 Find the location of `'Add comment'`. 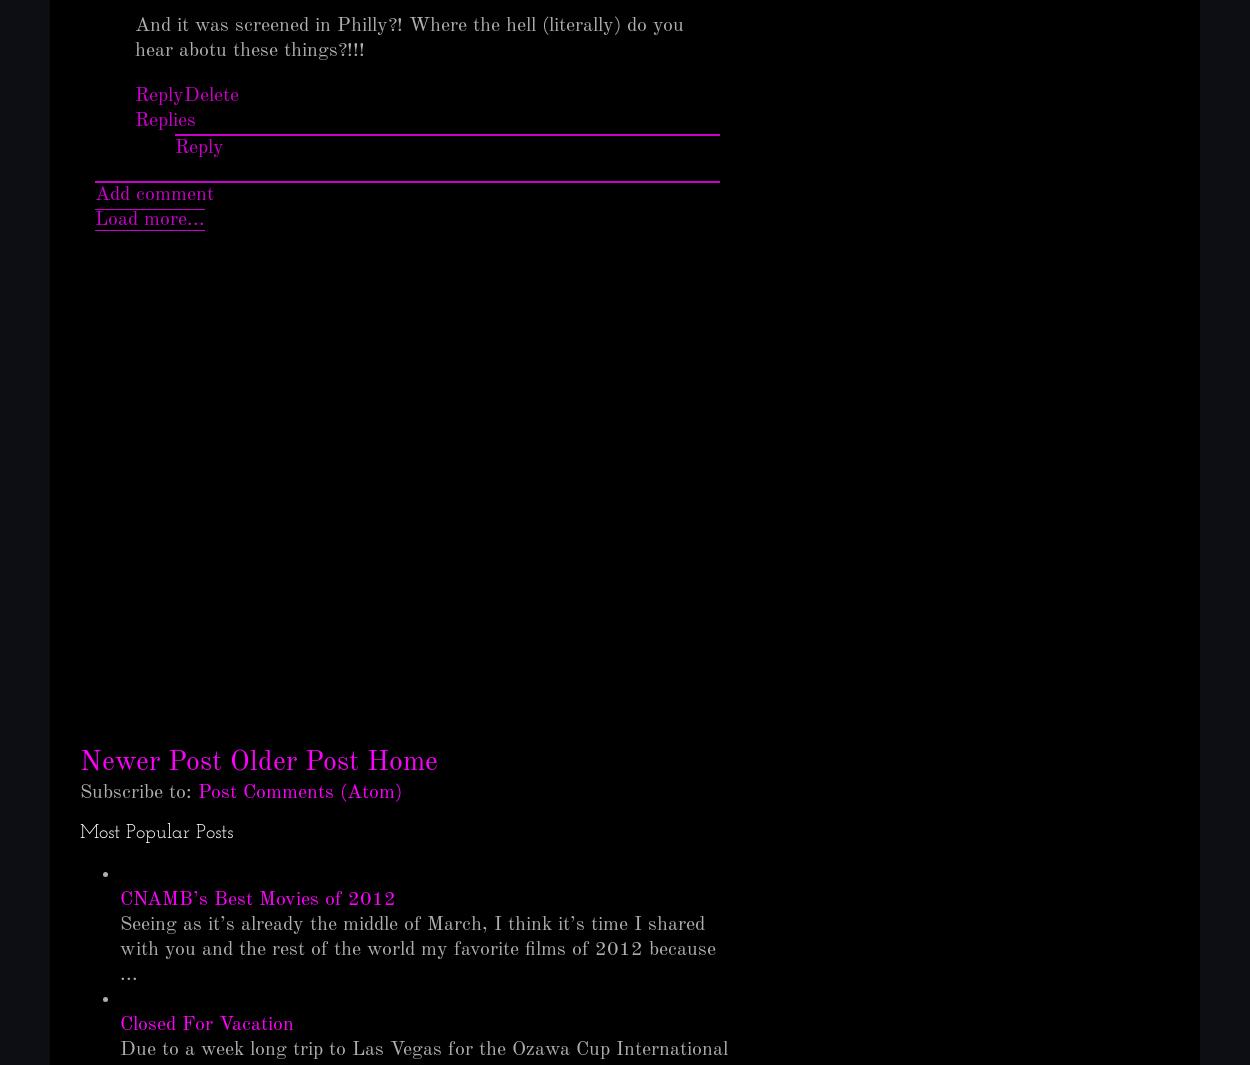

'Add comment' is located at coordinates (154, 194).